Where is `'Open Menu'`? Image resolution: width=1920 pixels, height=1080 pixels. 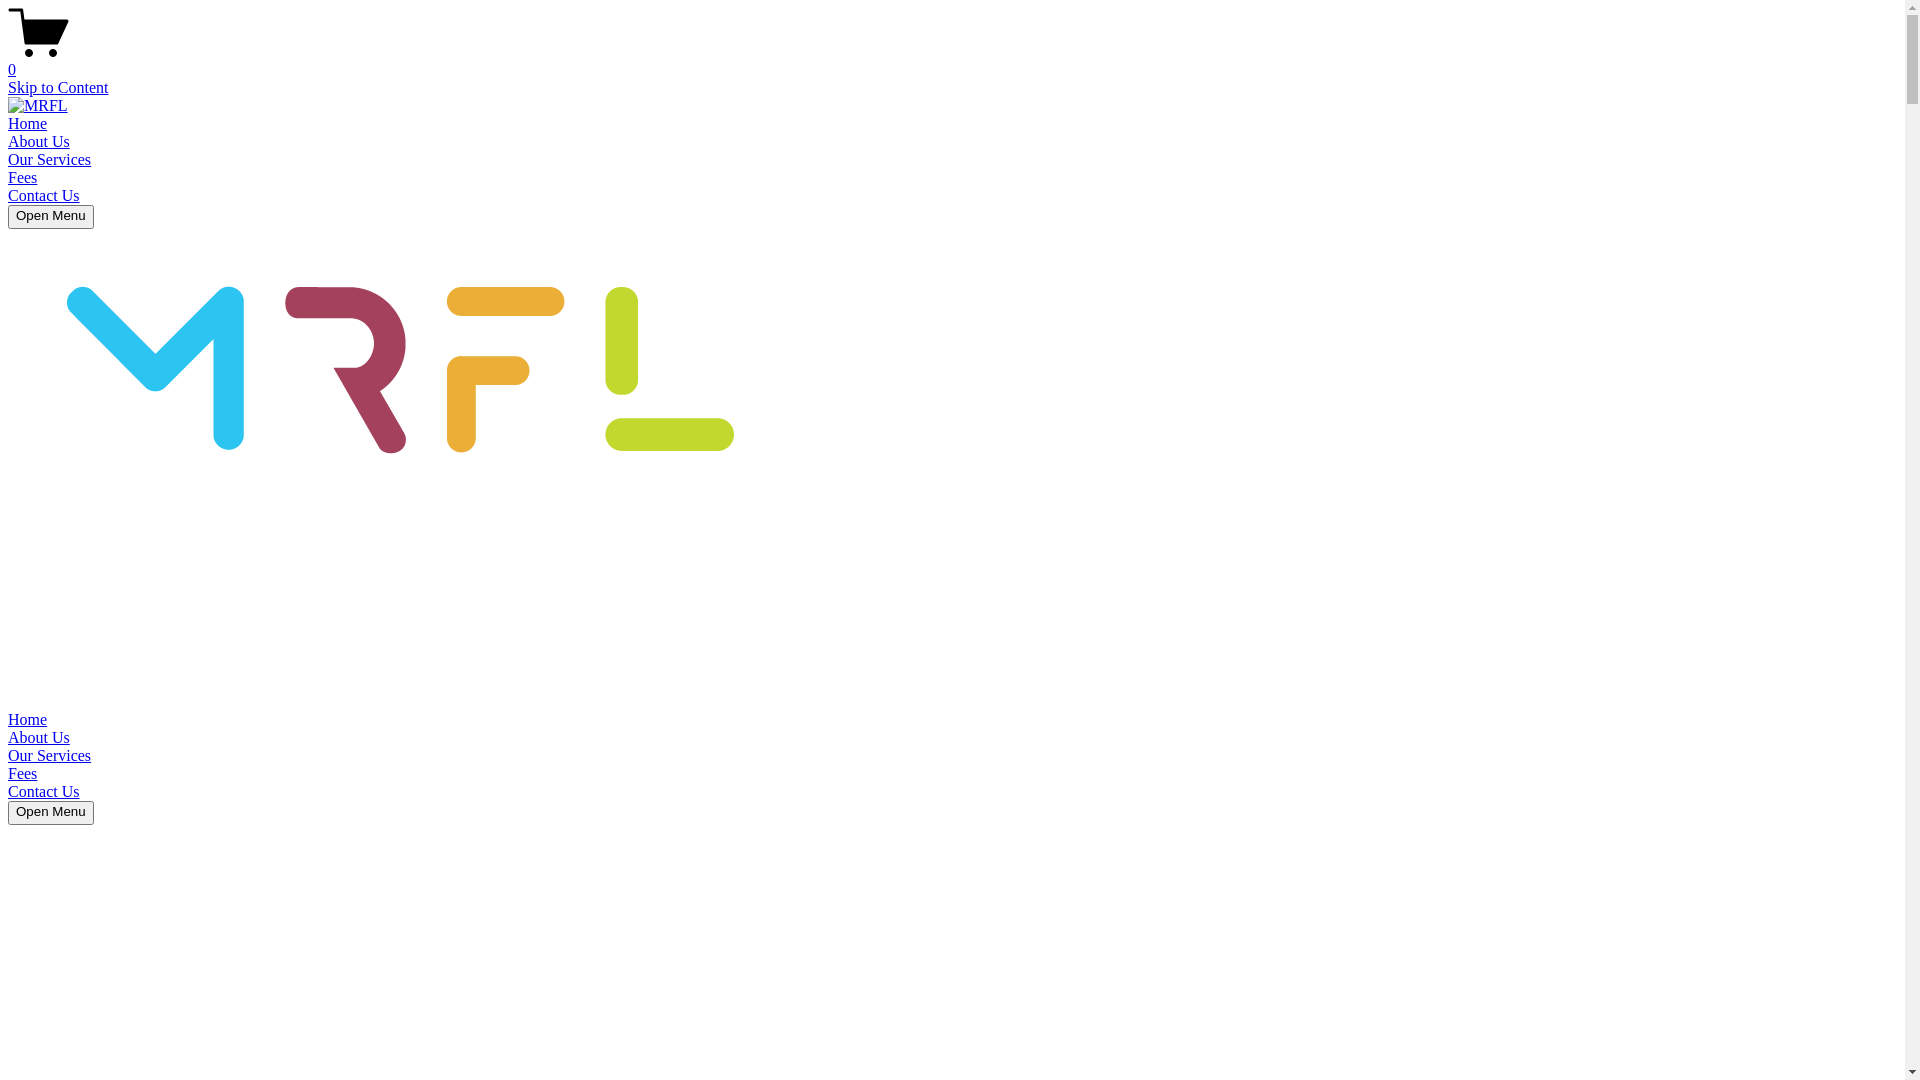 'Open Menu' is located at coordinates (51, 216).